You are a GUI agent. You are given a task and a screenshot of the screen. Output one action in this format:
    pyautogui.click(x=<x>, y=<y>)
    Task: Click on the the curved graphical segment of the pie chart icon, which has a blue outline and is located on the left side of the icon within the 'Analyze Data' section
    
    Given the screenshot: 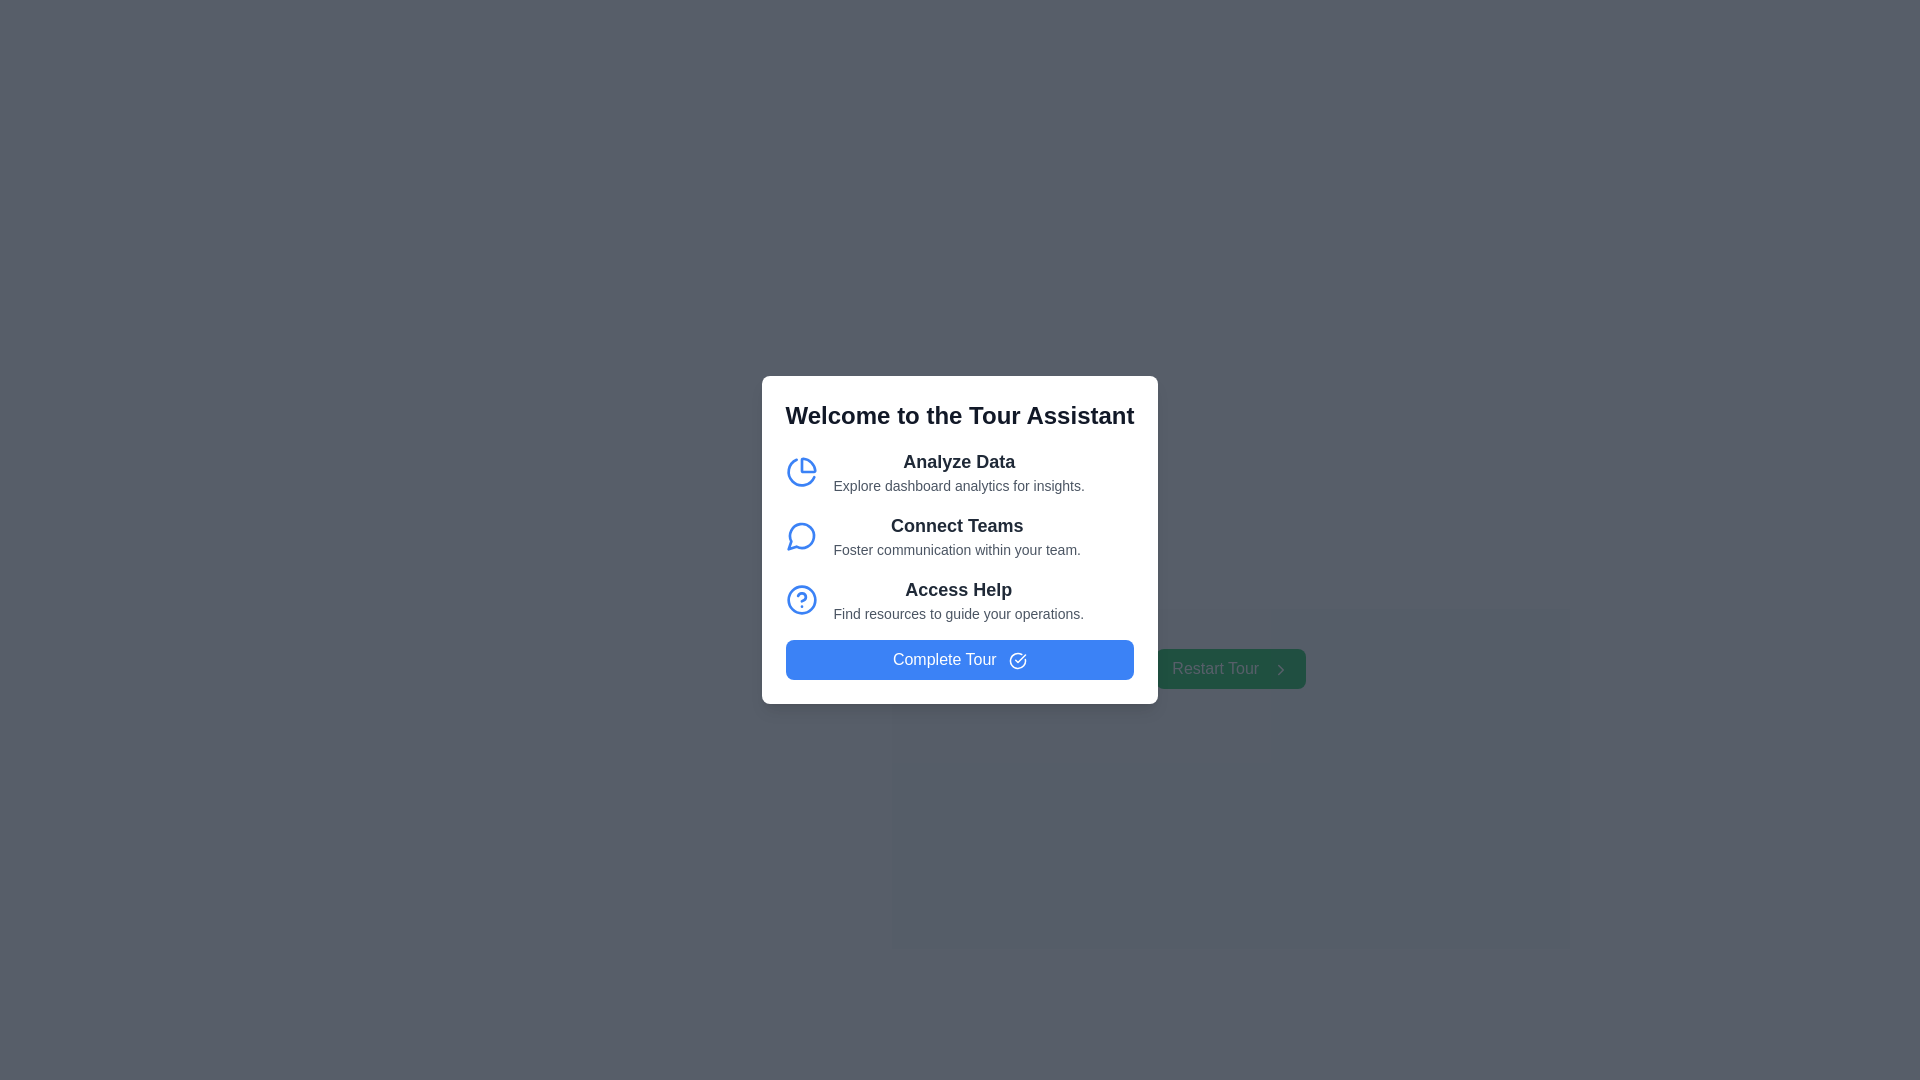 What is the action you would take?
    pyautogui.click(x=801, y=472)
    